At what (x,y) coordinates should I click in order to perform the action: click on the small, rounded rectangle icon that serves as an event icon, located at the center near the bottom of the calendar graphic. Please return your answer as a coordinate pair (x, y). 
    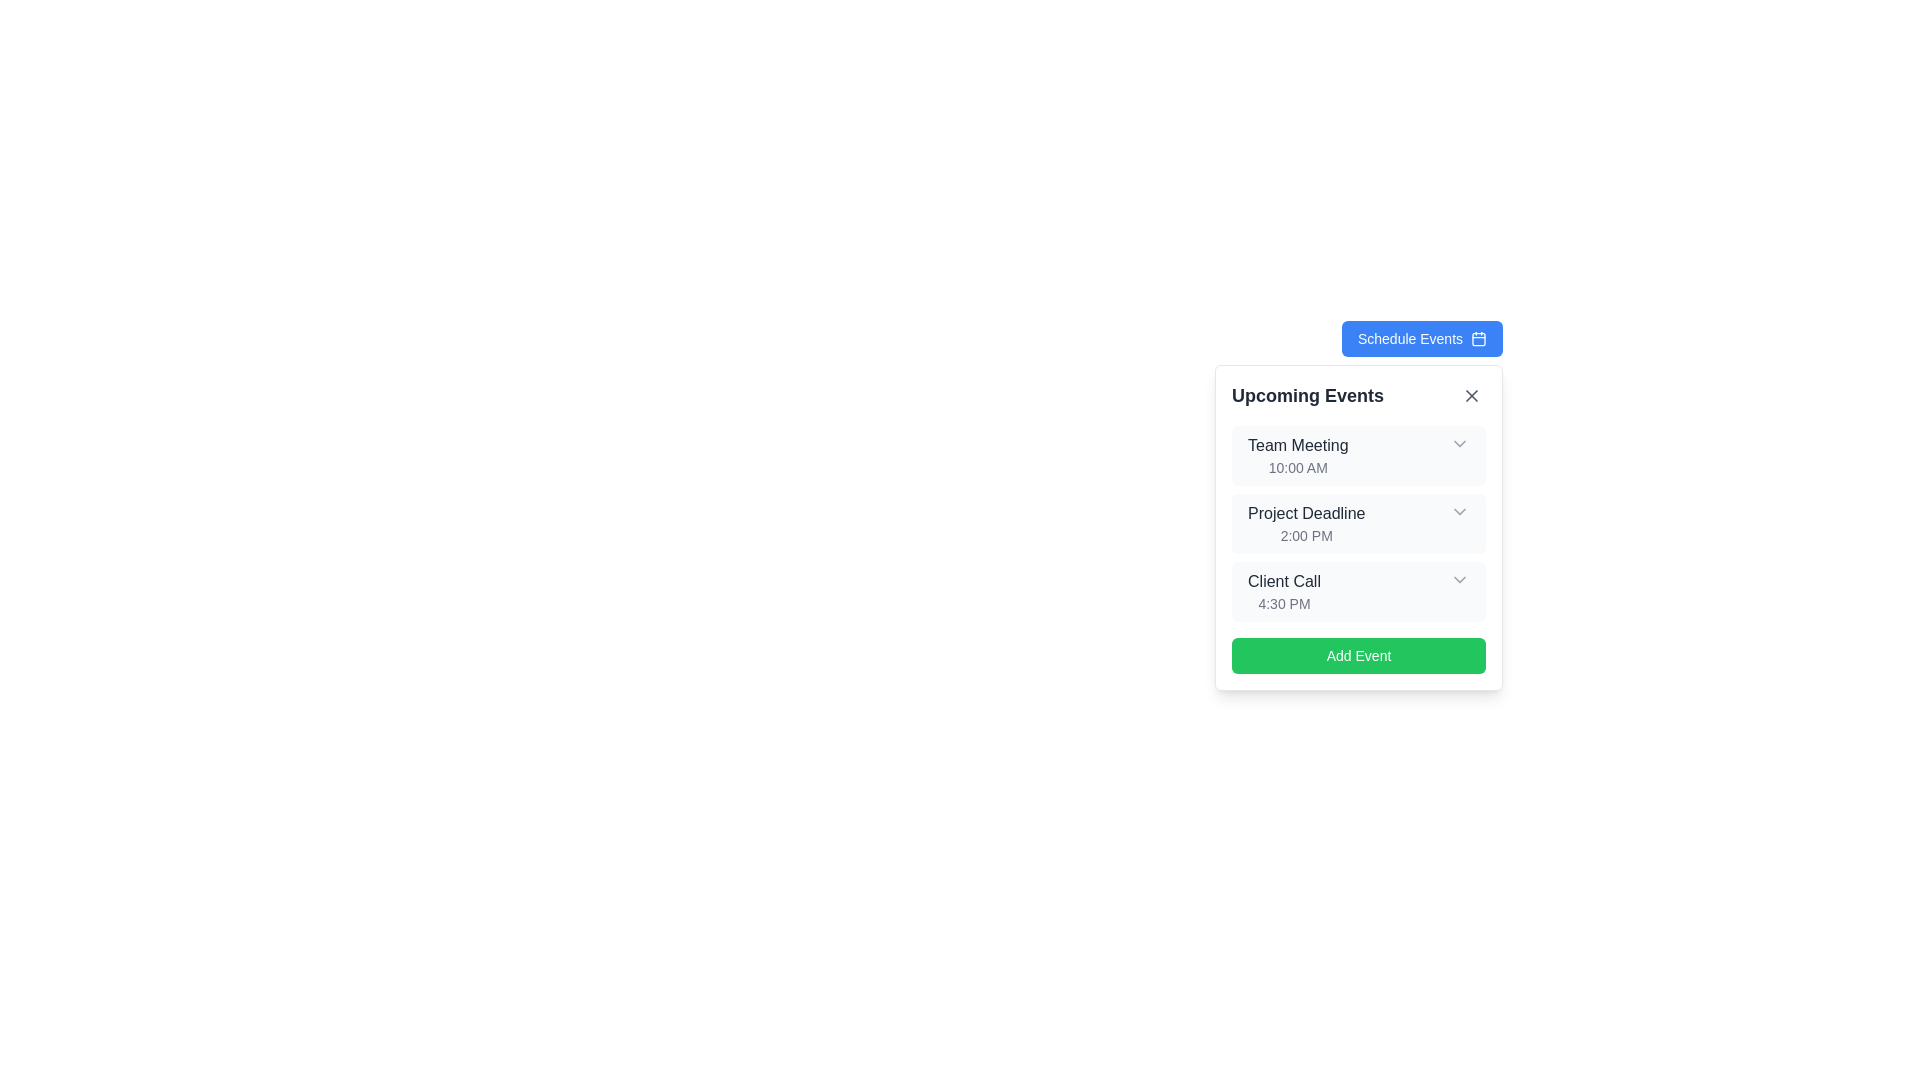
    Looking at the image, I should click on (1478, 338).